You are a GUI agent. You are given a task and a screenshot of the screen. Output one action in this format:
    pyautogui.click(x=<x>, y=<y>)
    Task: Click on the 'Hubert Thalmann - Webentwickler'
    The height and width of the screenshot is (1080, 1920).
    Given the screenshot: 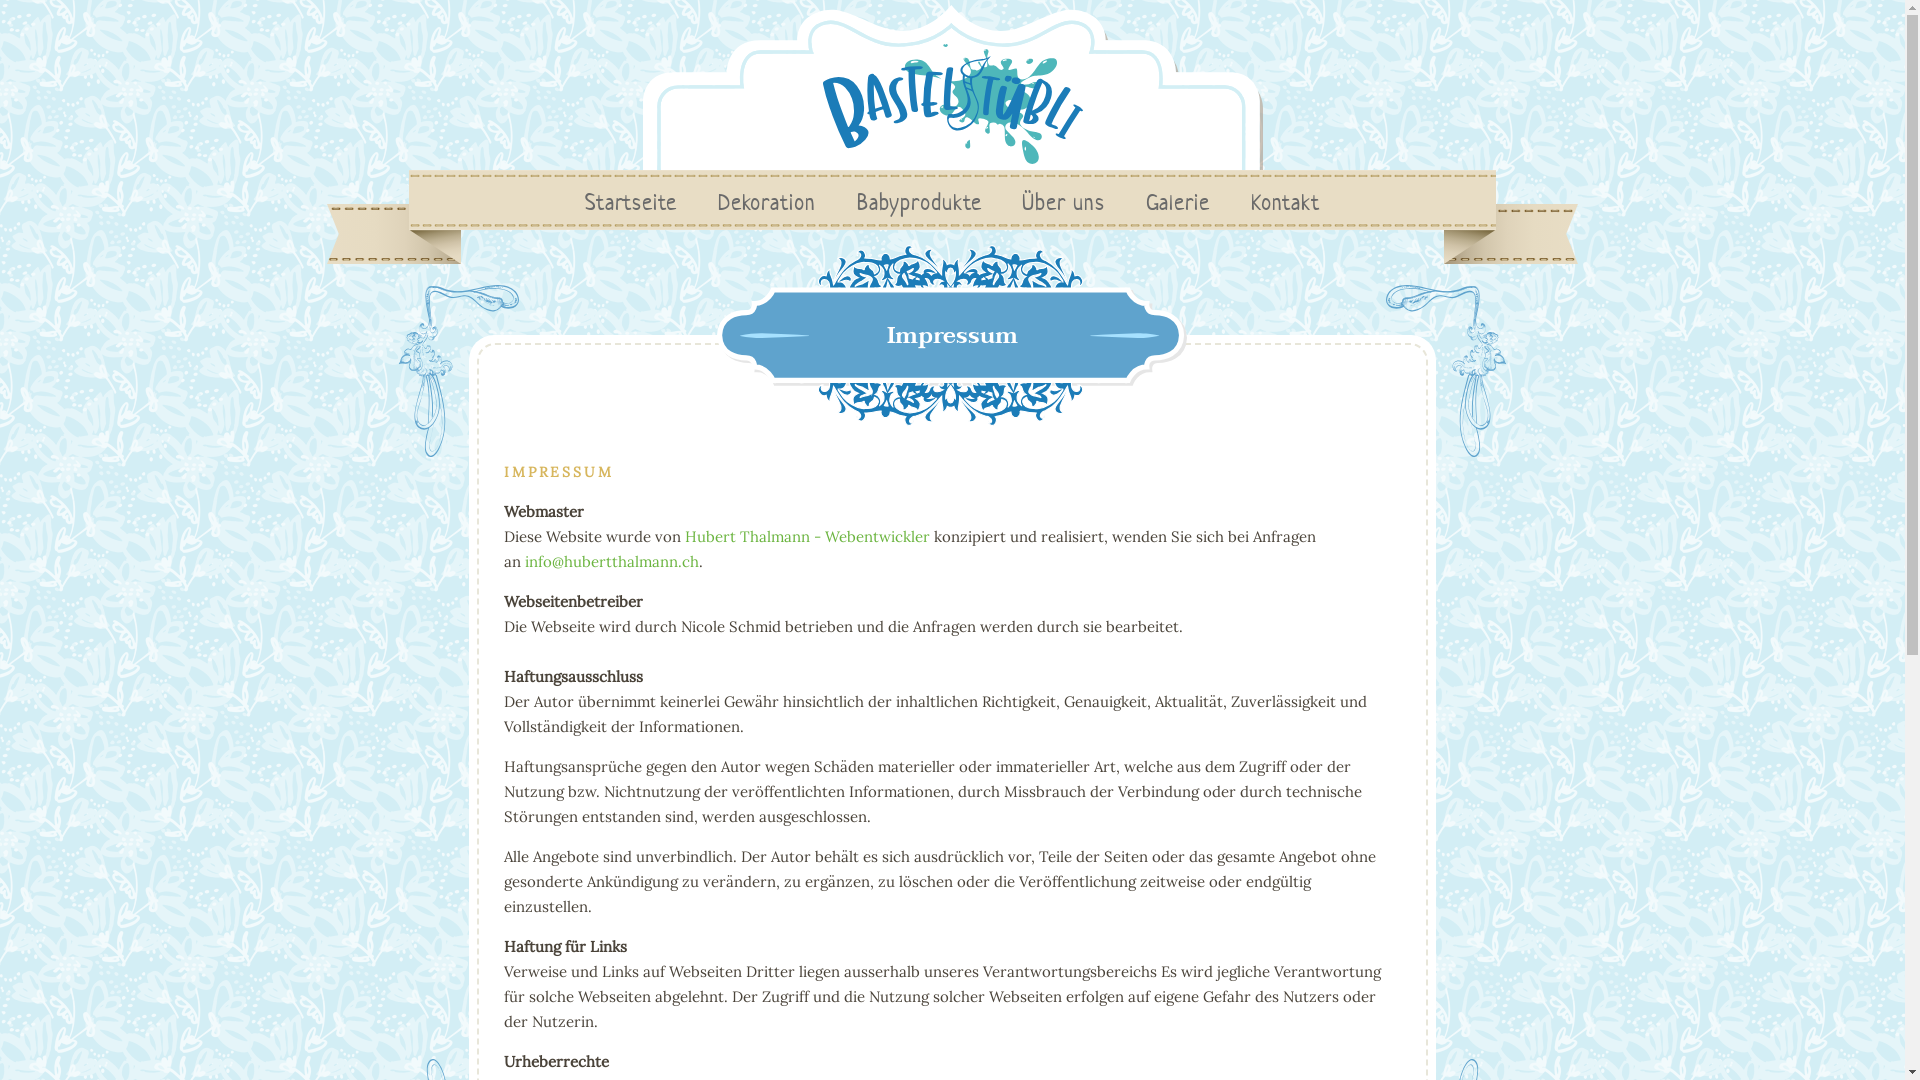 What is the action you would take?
    pyautogui.click(x=807, y=535)
    